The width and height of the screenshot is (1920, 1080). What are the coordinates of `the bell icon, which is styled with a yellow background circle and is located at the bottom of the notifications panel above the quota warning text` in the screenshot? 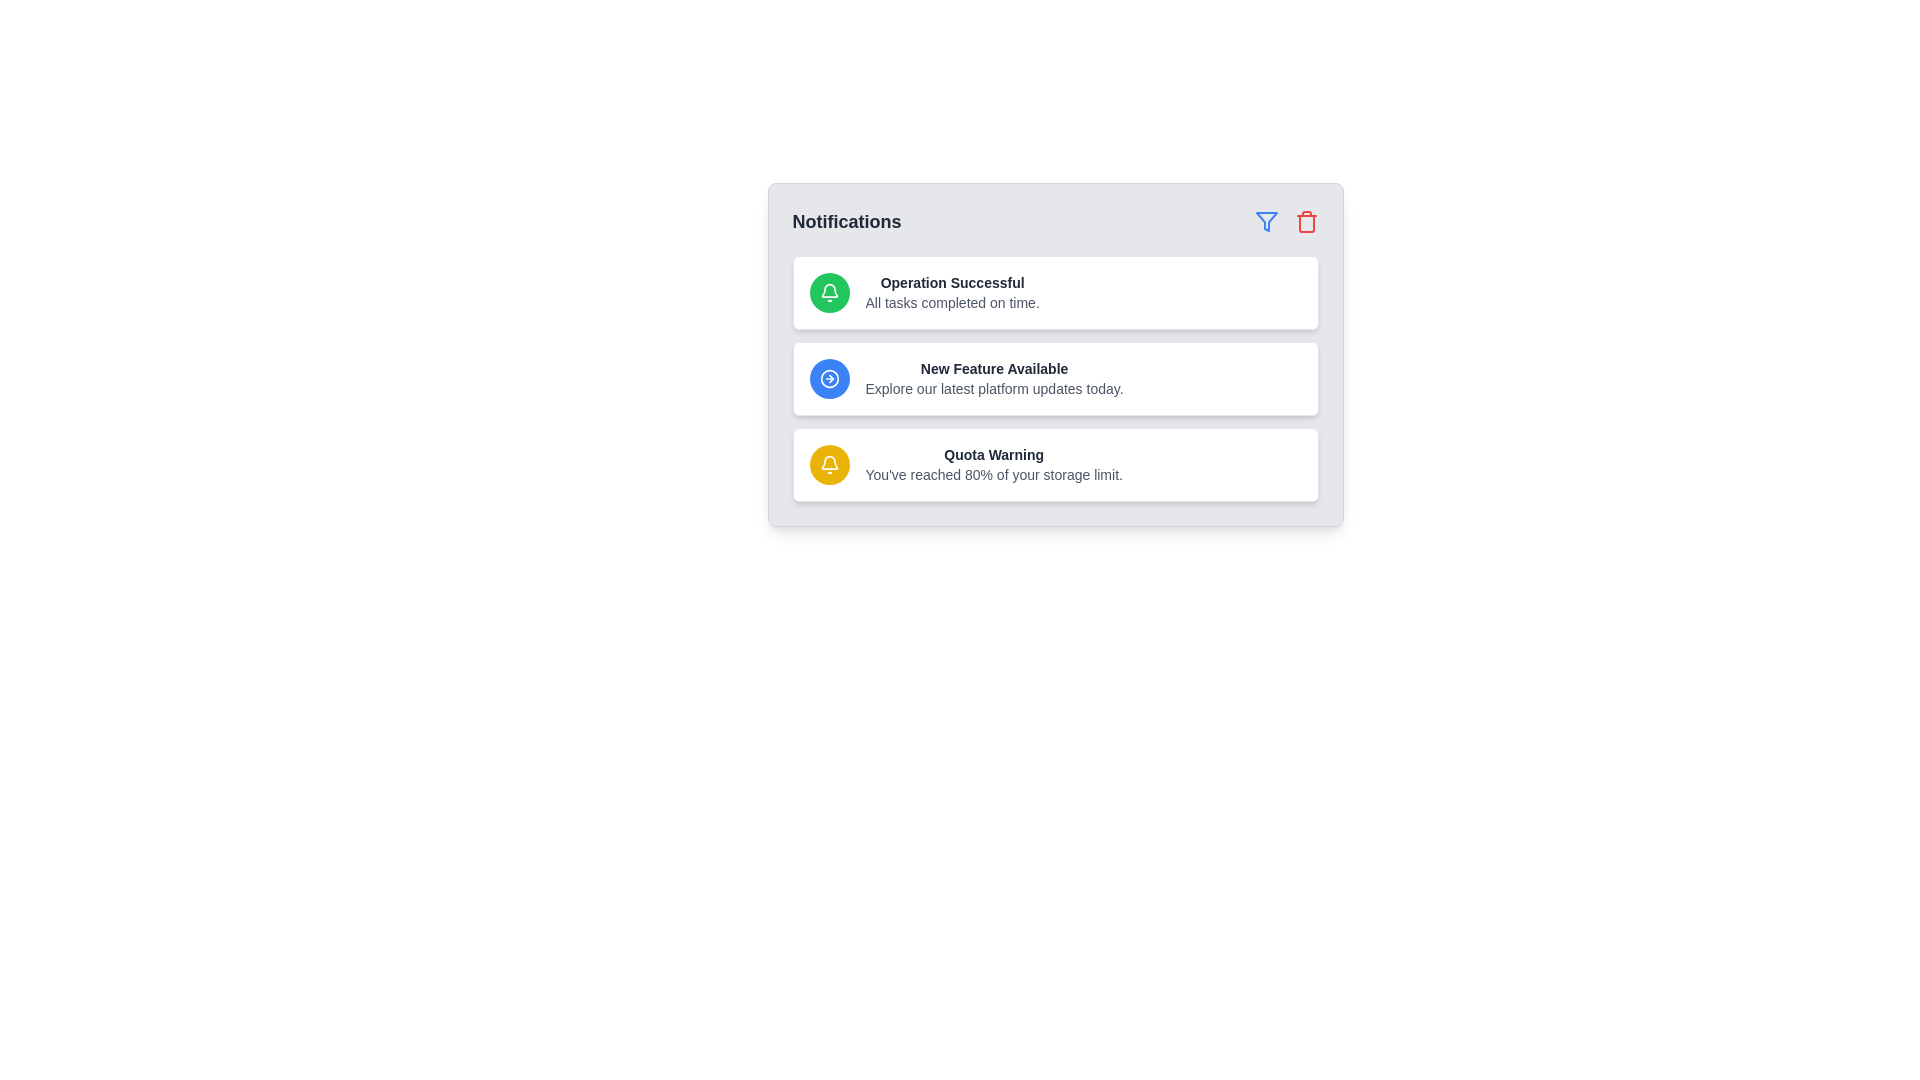 It's located at (829, 465).